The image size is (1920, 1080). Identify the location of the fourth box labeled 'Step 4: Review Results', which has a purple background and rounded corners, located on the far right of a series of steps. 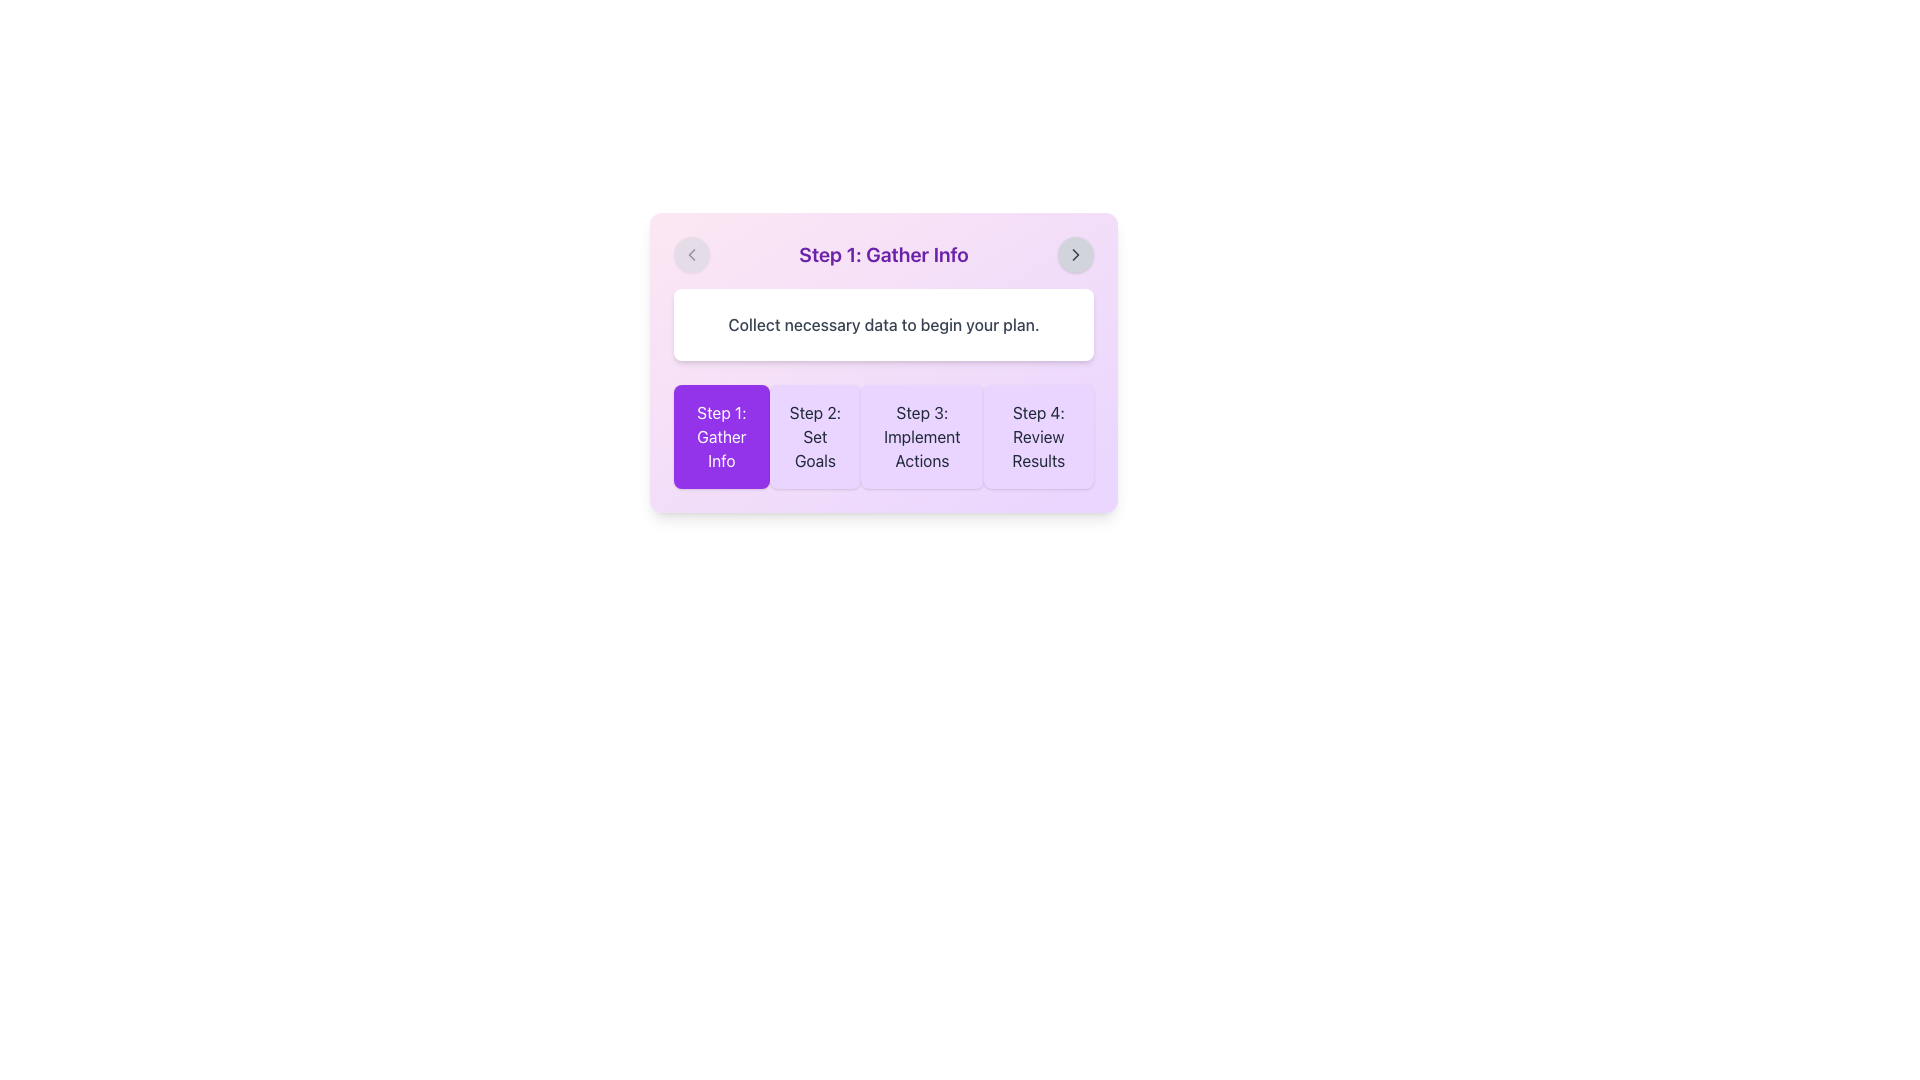
(1038, 435).